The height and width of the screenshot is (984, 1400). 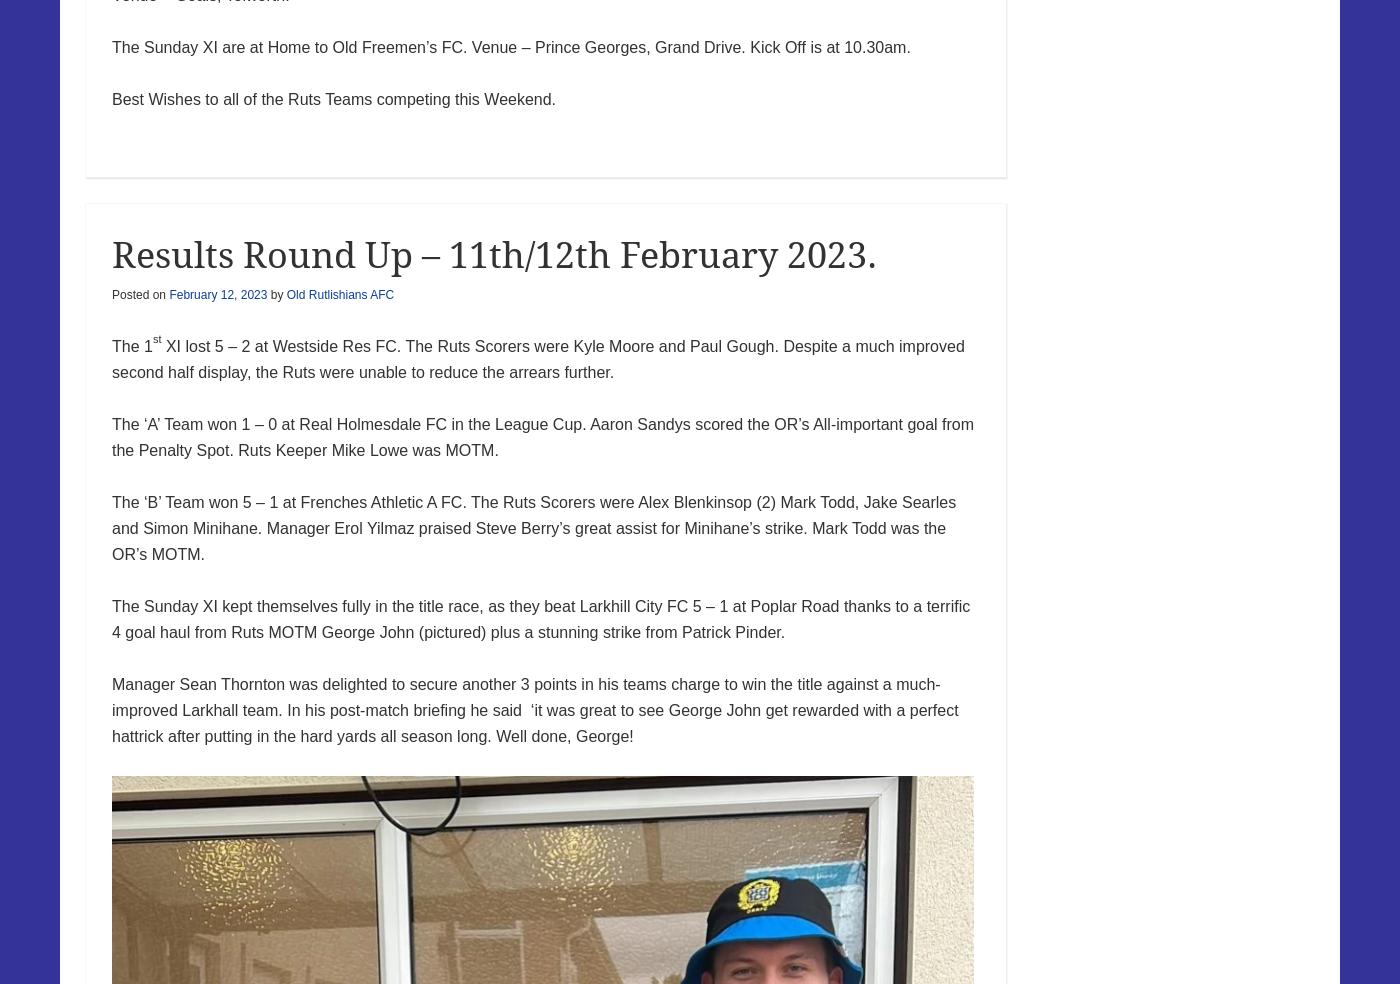 What do you see at coordinates (334, 97) in the screenshot?
I see `'Best Wishes to all of the Ruts Teams competing this Weekend.'` at bounding box center [334, 97].